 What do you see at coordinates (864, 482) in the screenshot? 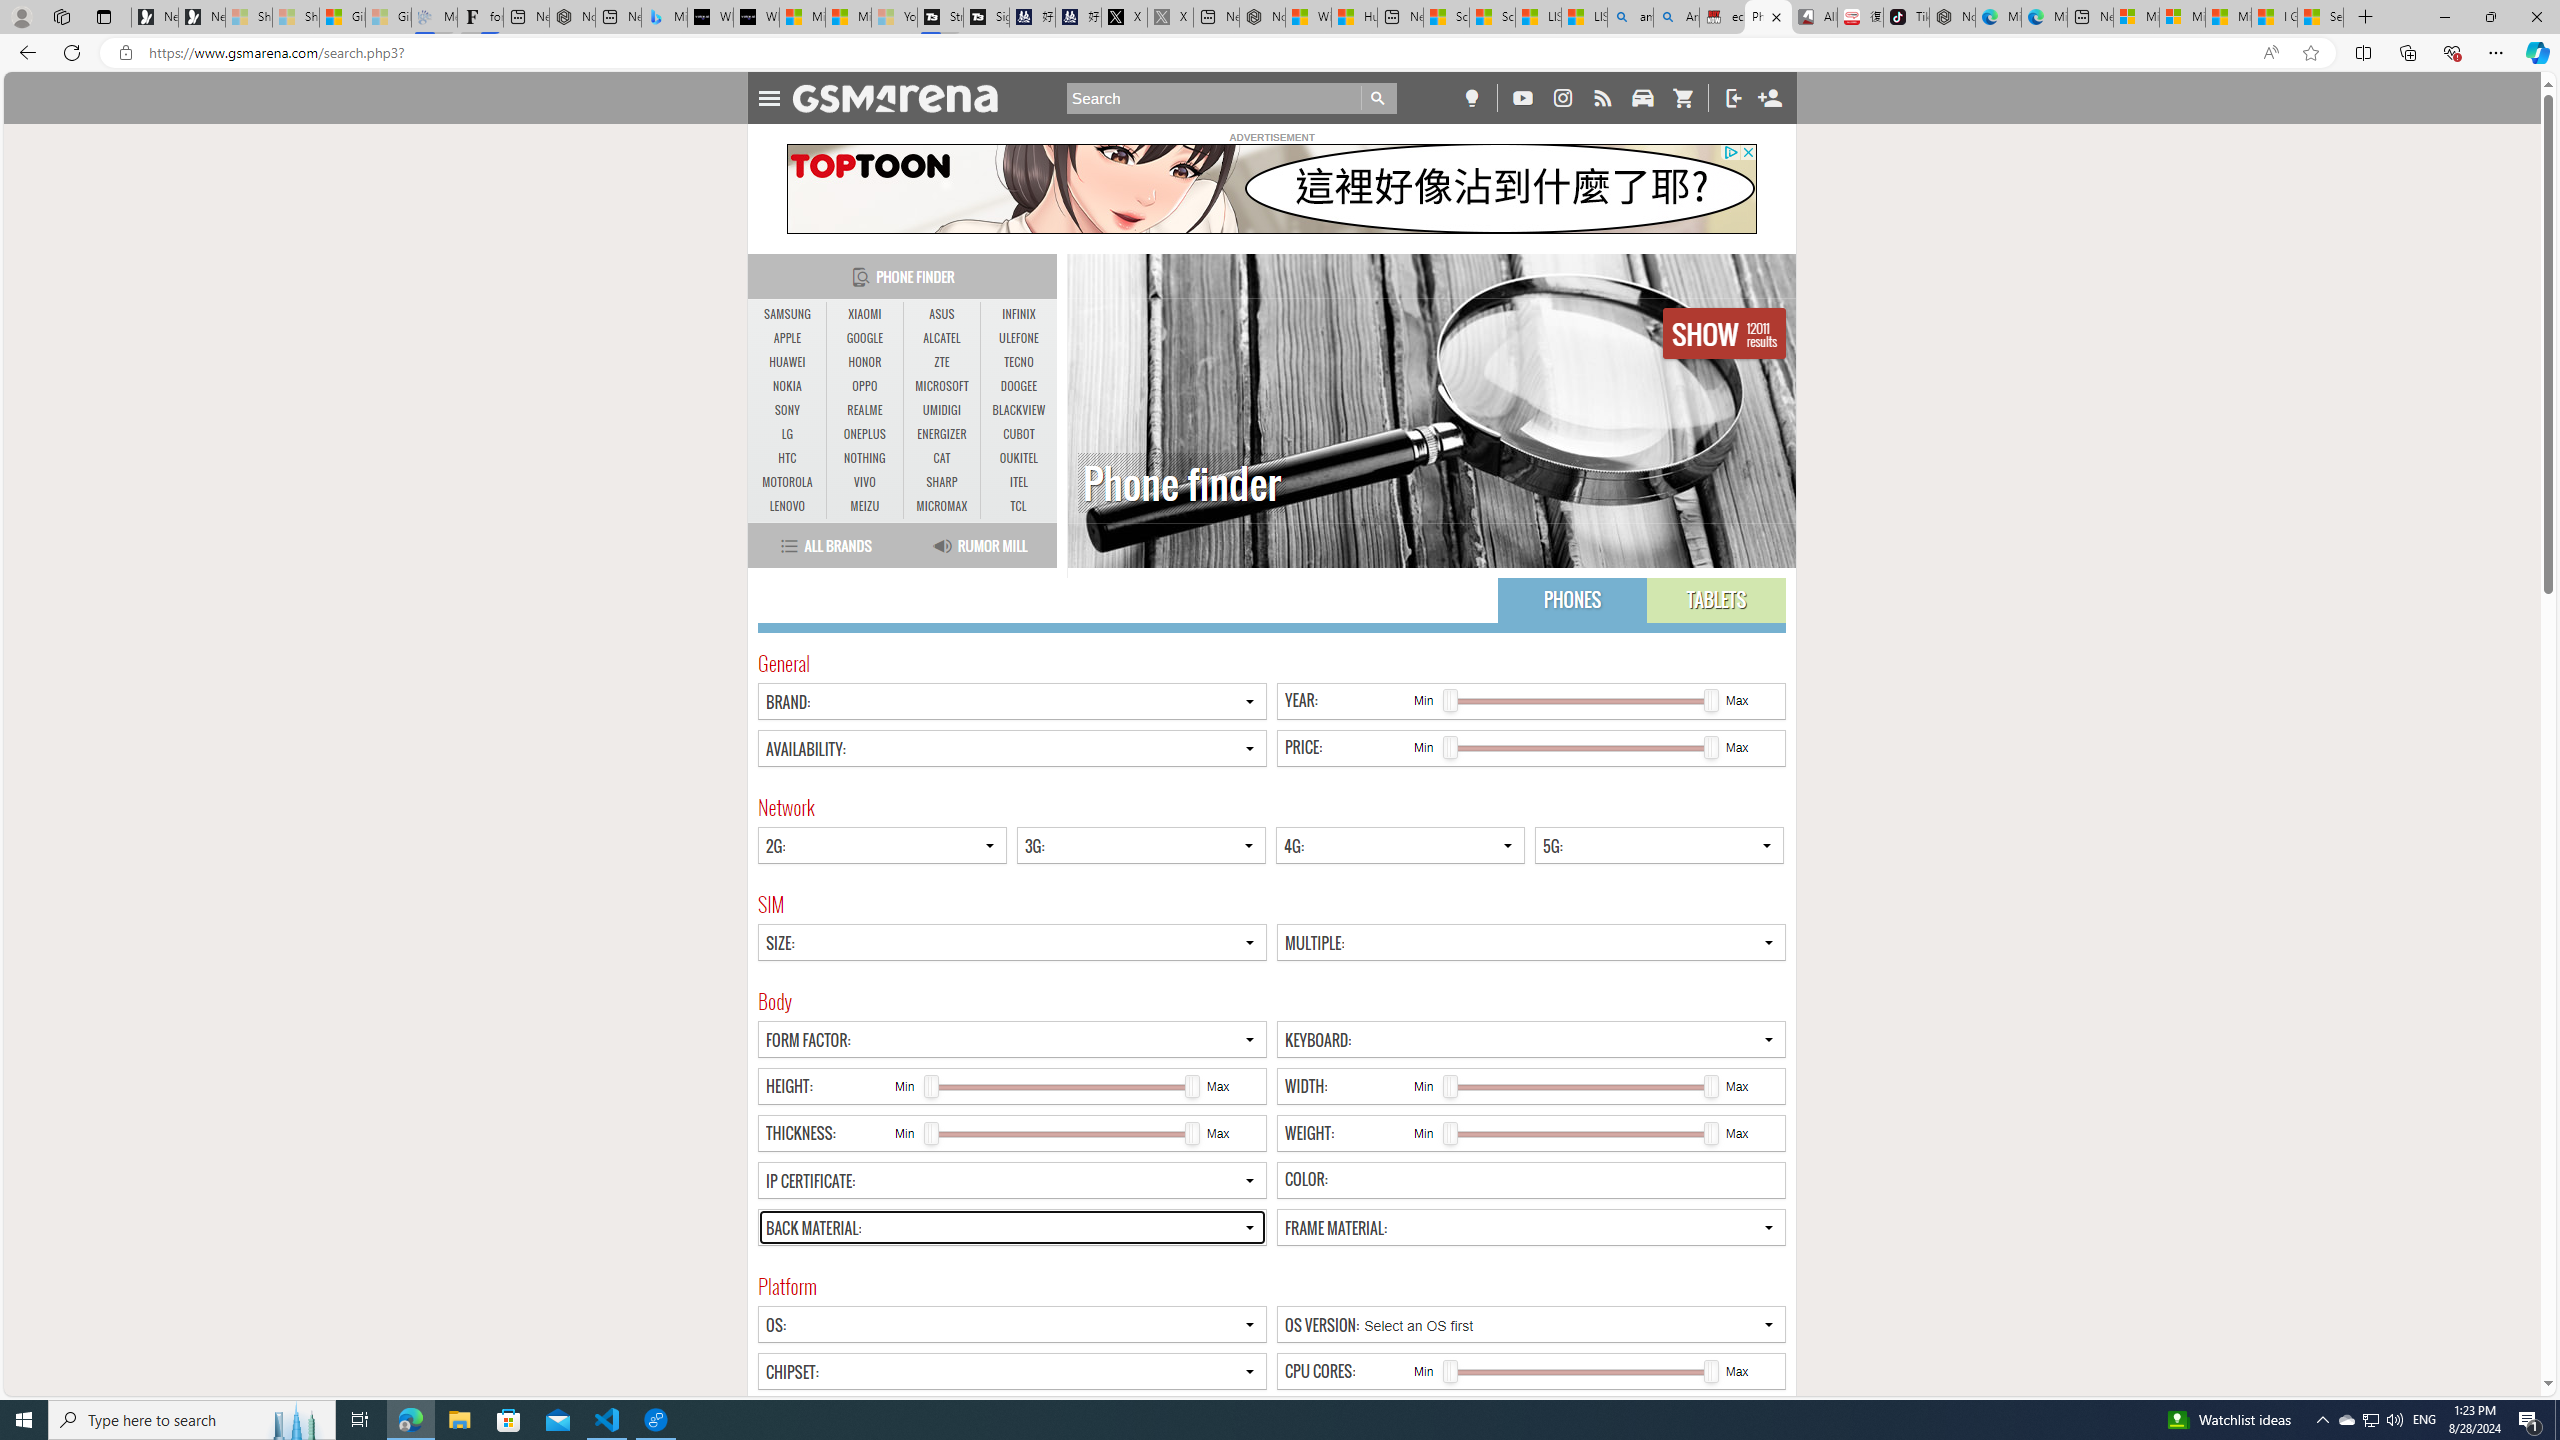
I see `'VIVO'` at bounding box center [864, 482].